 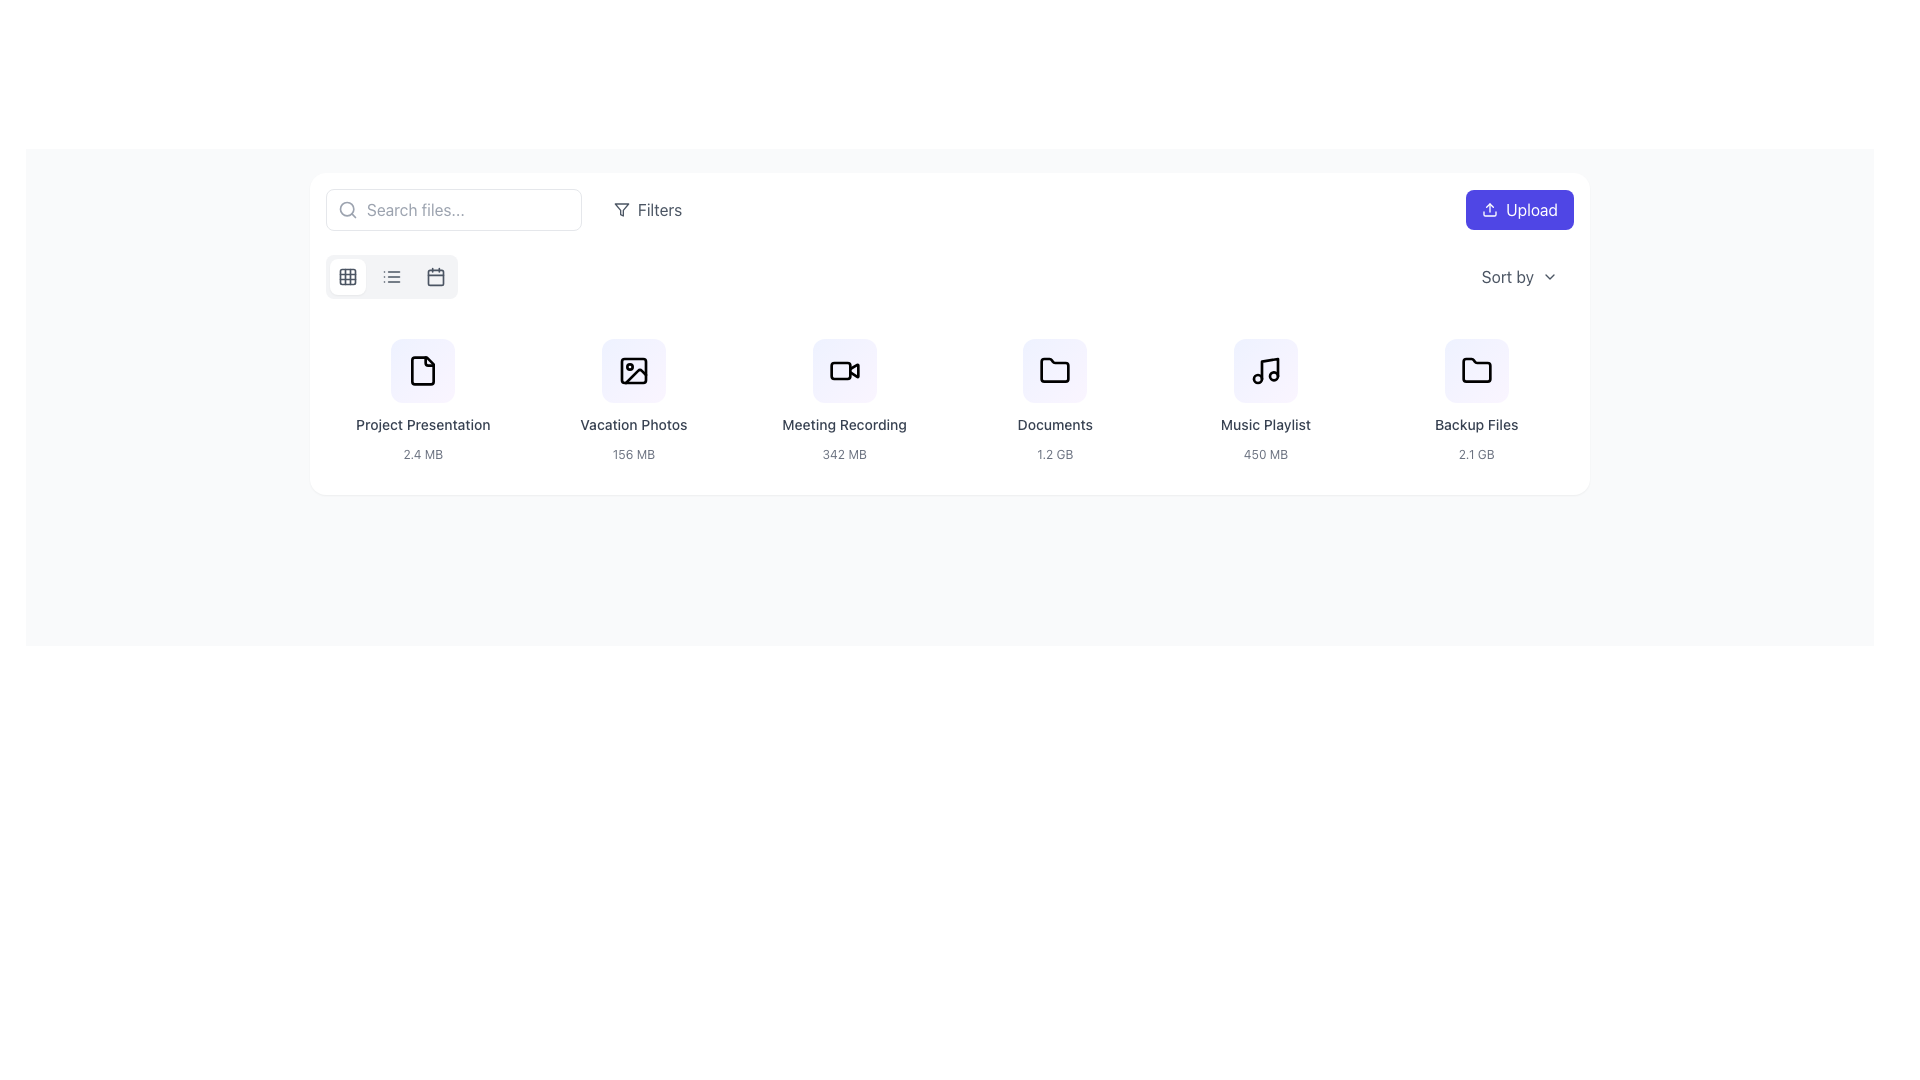 What do you see at coordinates (422, 370) in the screenshot?
I see `the icon representing a file or document, which resembles a document sheet with a folded corner` at bounding box center [422, 370].